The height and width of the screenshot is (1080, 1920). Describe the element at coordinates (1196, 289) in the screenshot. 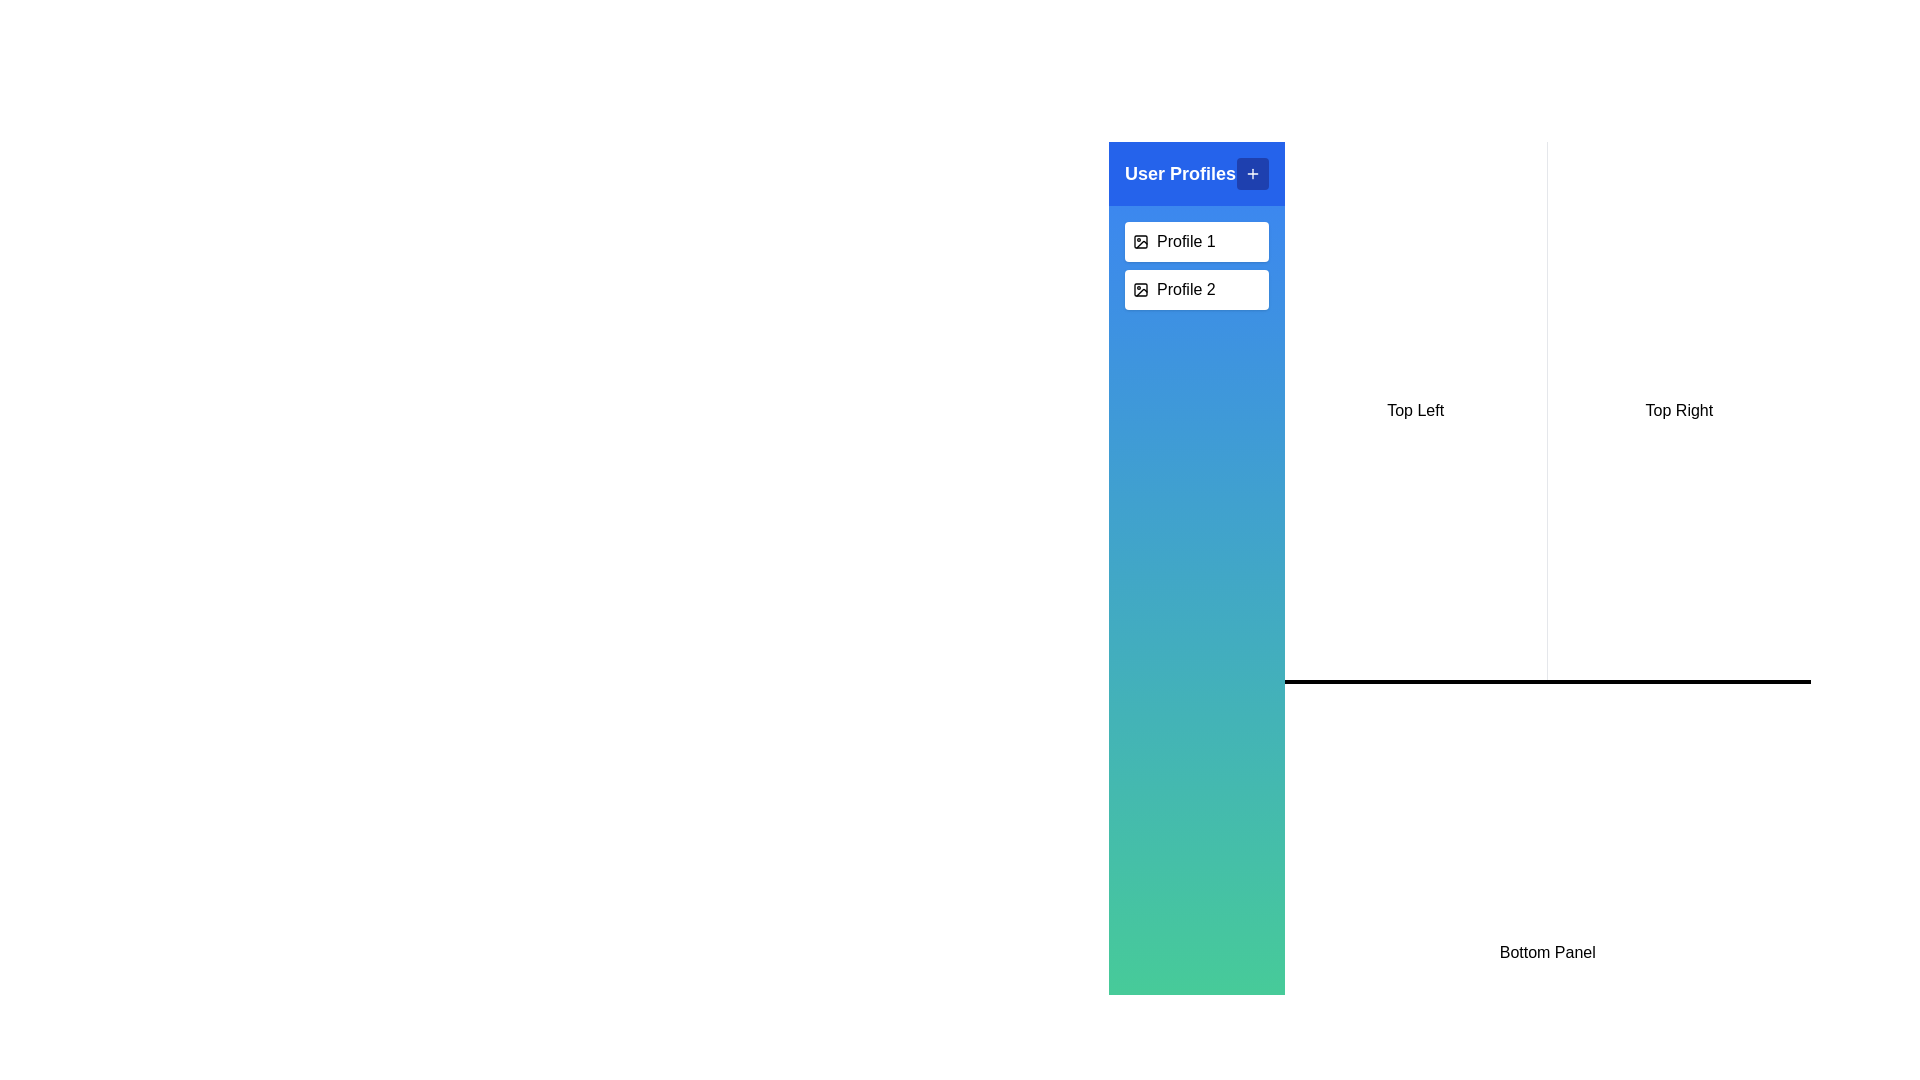

I see `the second list item in the 'User Profiles' section, which represents a selectable profile option but is not actively interactive` at that location.